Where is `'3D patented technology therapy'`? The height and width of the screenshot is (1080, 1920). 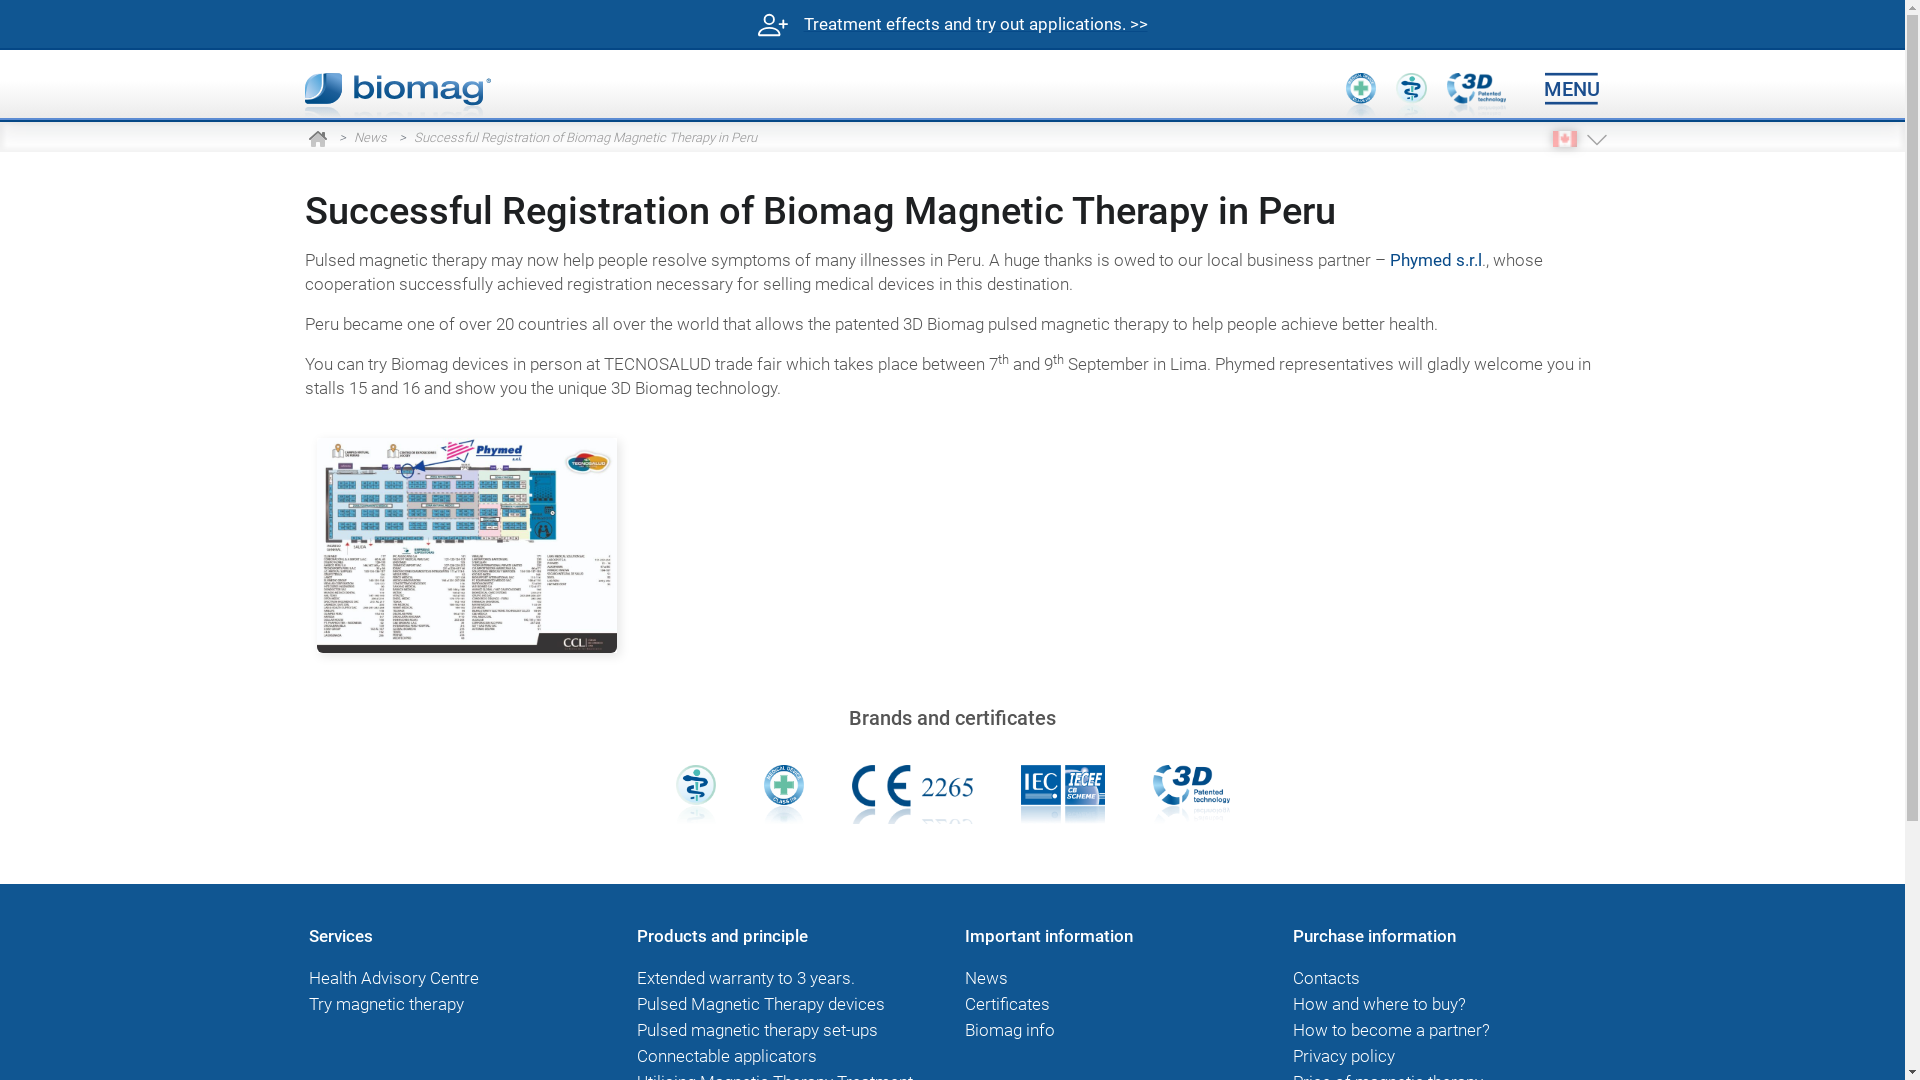
'3D patented technology therapy' is located at coordinates (1441, 95).